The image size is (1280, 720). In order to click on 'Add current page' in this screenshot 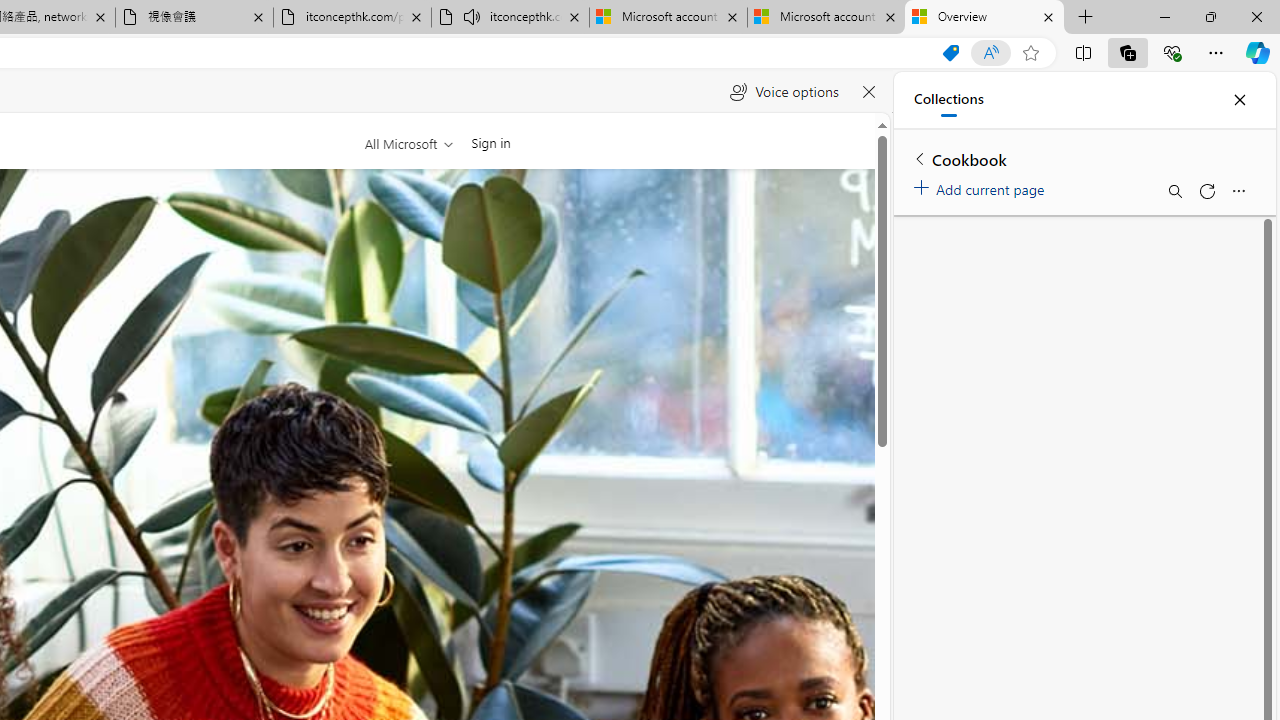, I will do `click(983, 186)`.